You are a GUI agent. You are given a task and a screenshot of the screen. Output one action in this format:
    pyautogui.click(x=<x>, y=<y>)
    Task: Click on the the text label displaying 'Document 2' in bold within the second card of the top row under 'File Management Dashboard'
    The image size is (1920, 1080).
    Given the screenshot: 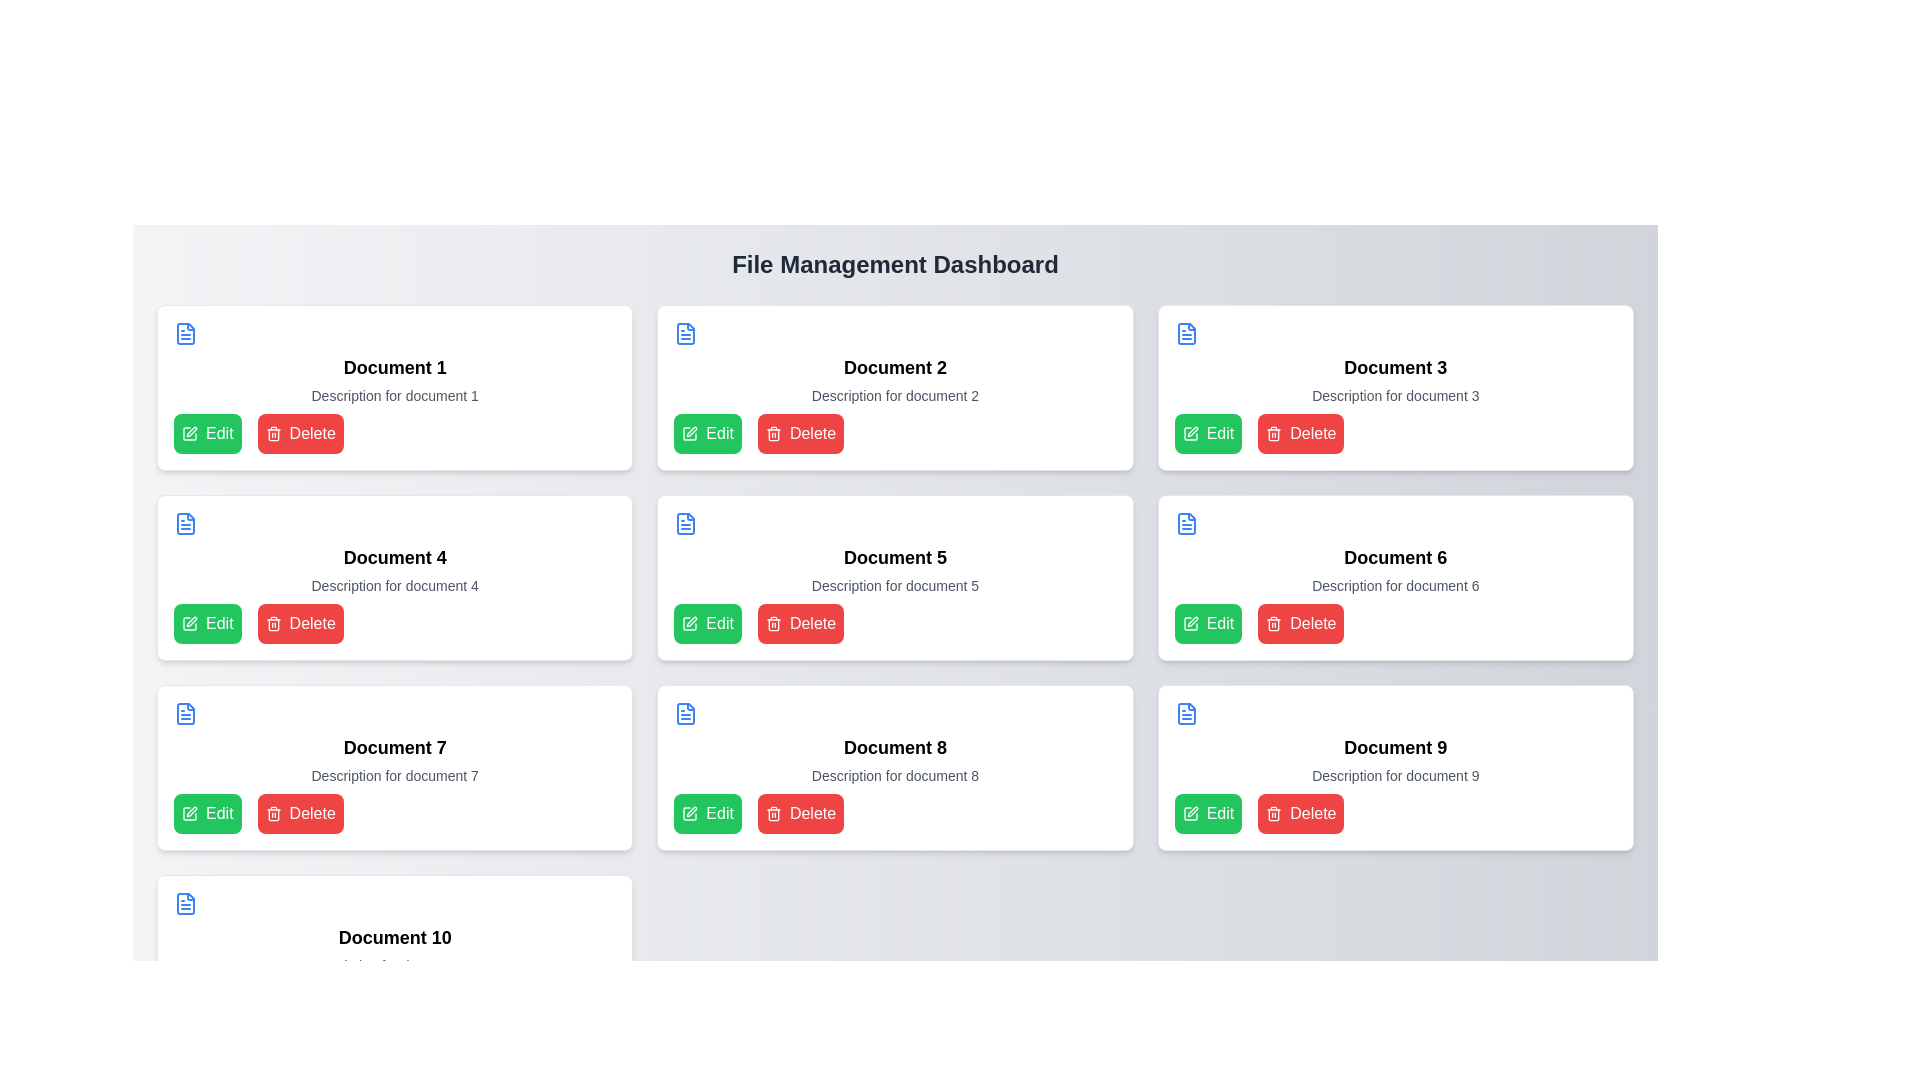 What is the action you would take?
    pyautogui.click(x=894, y=367)
    